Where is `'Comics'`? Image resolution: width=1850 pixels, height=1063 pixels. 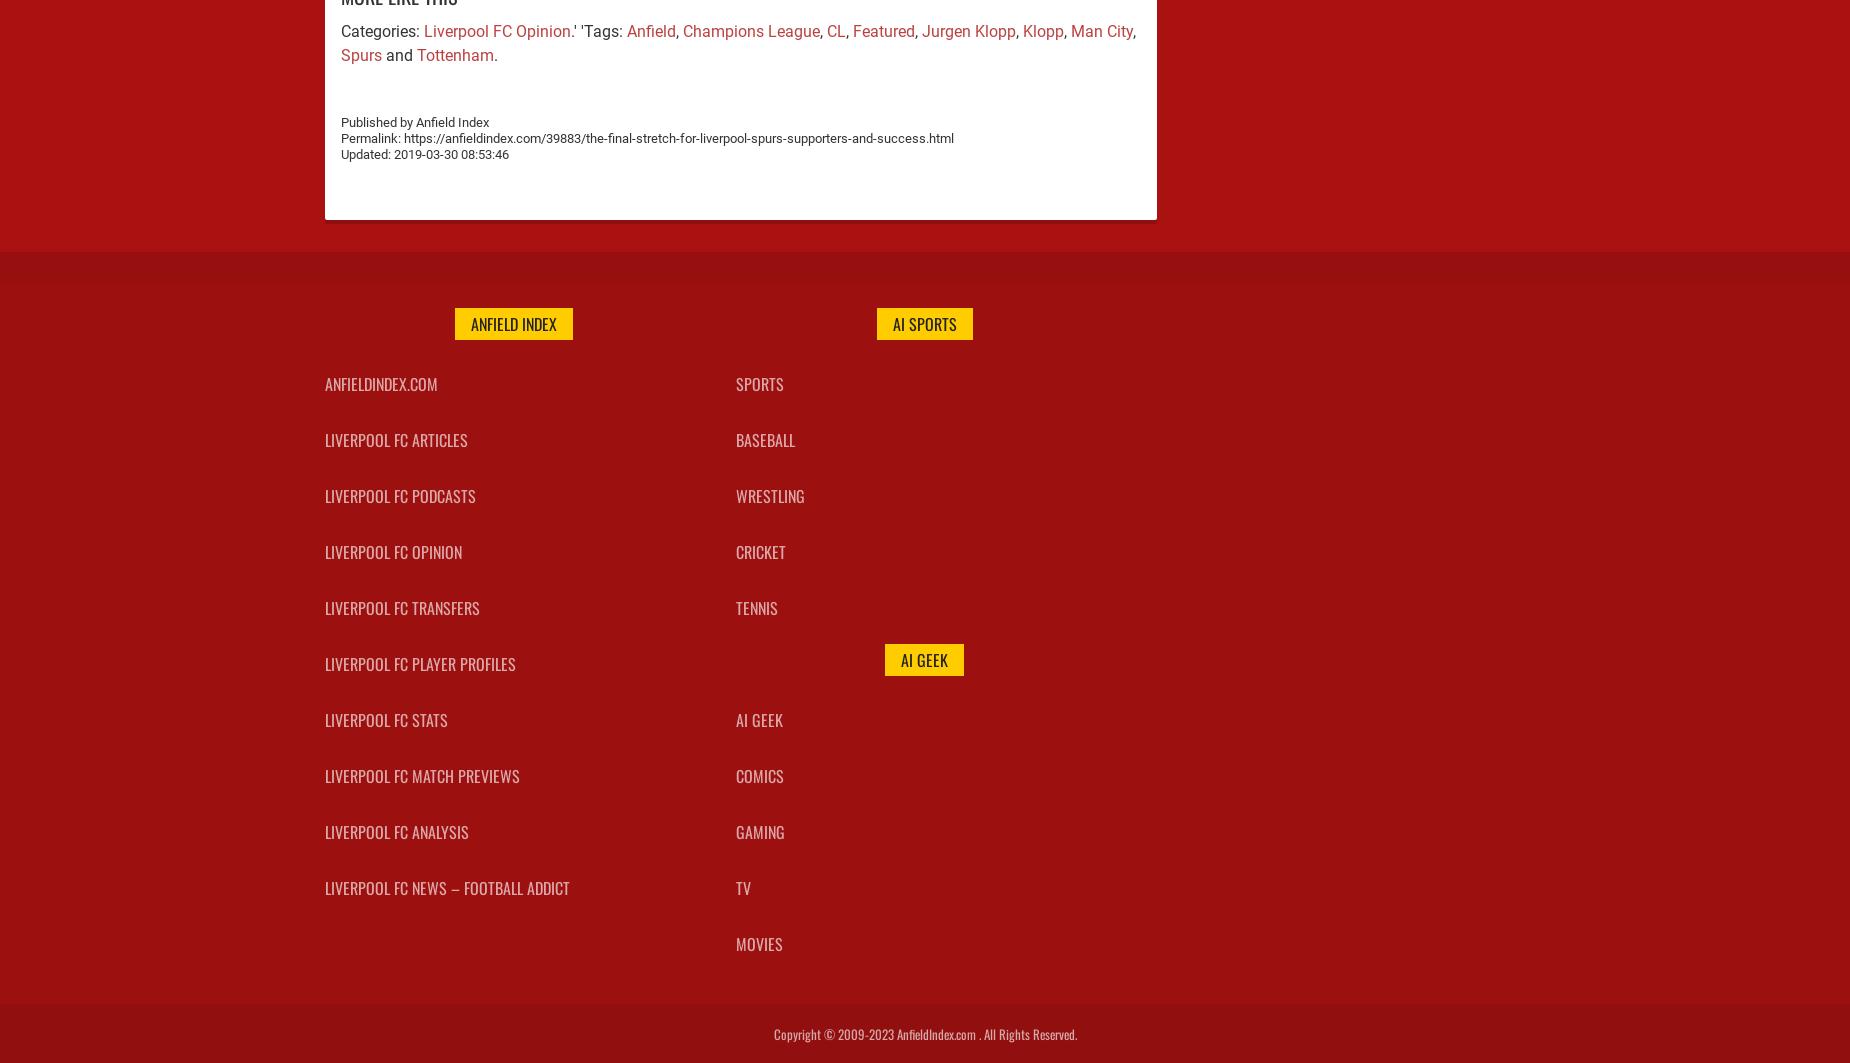 'Comics' is located at coordinates (759, 774).